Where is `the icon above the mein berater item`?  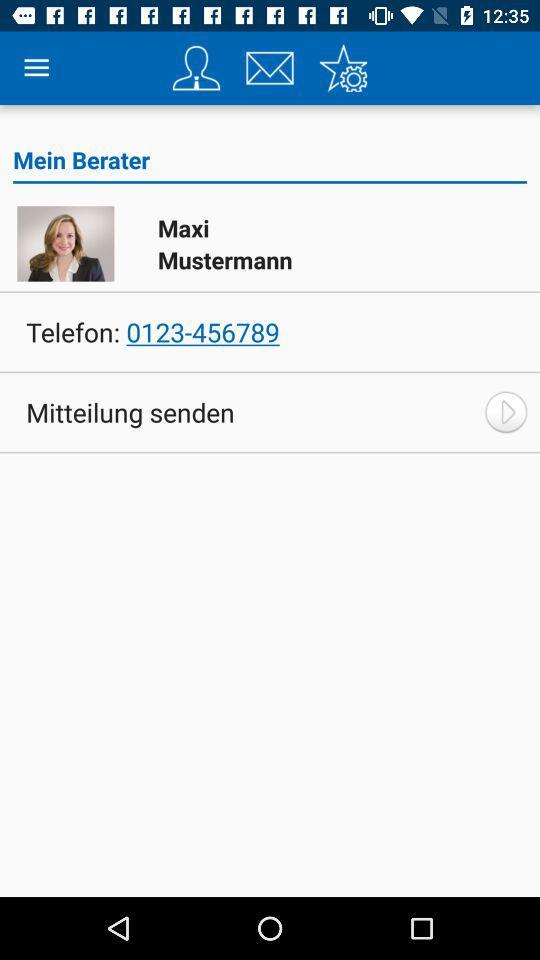
the icon above the mein berater item is located at coordinates (342, 68).